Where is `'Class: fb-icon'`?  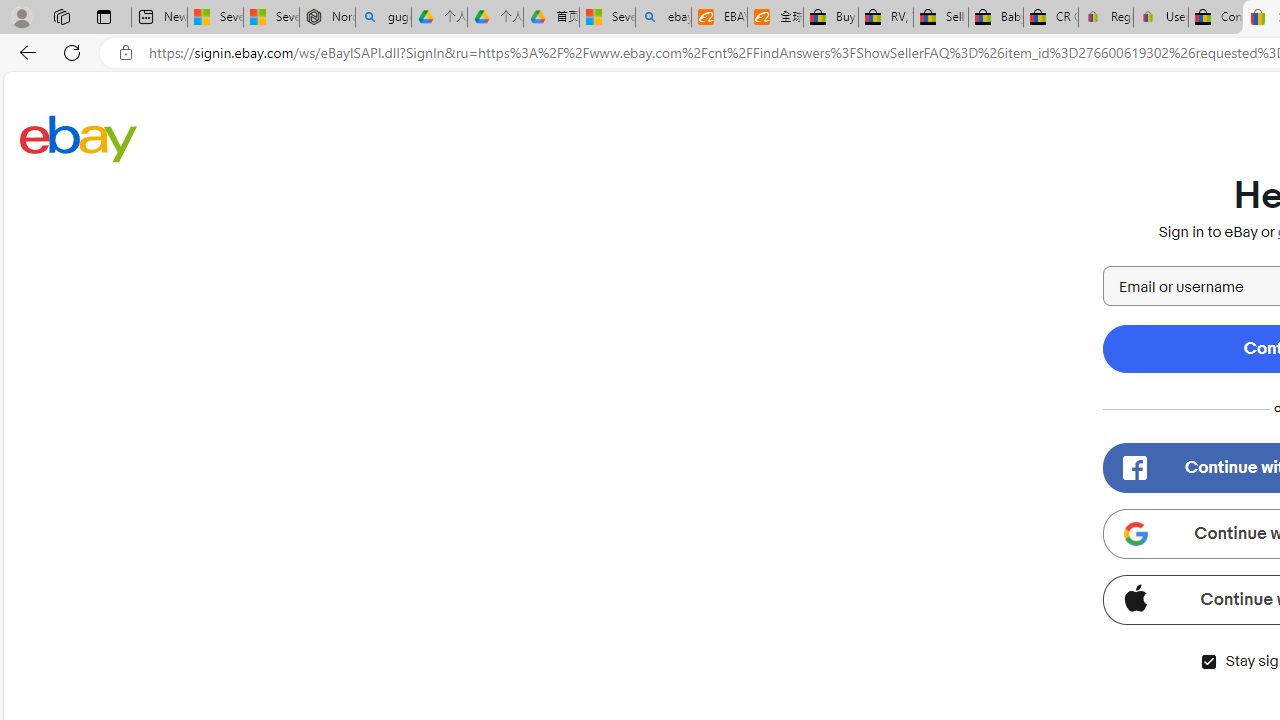
'Class: fb-icon' is located at coordinates (1134, 468).